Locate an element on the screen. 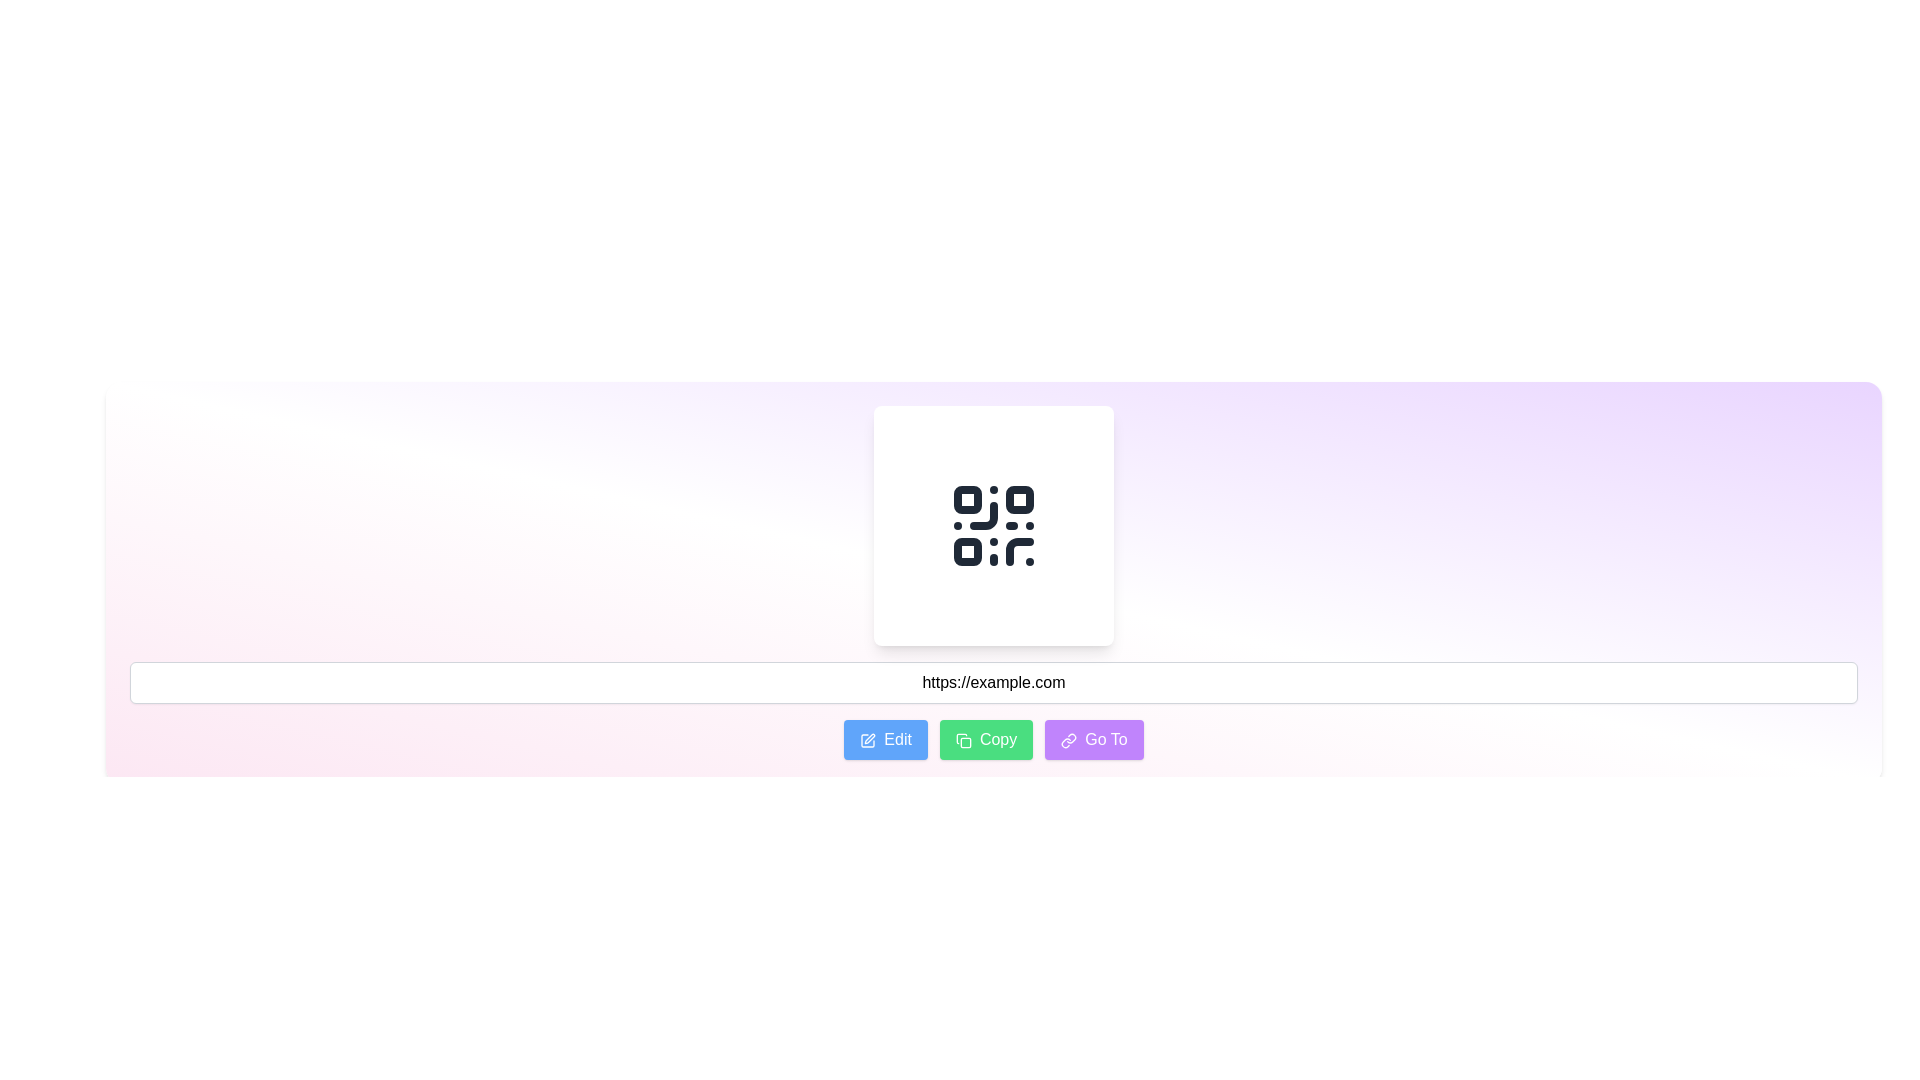 The image size is (1920, 1080). the 'Copy' button, which is a rectangular button with a green background and white text, located between the 'Edit' and 'Go To' buttons at the bottom of the component is located at coordinates (993, 740).